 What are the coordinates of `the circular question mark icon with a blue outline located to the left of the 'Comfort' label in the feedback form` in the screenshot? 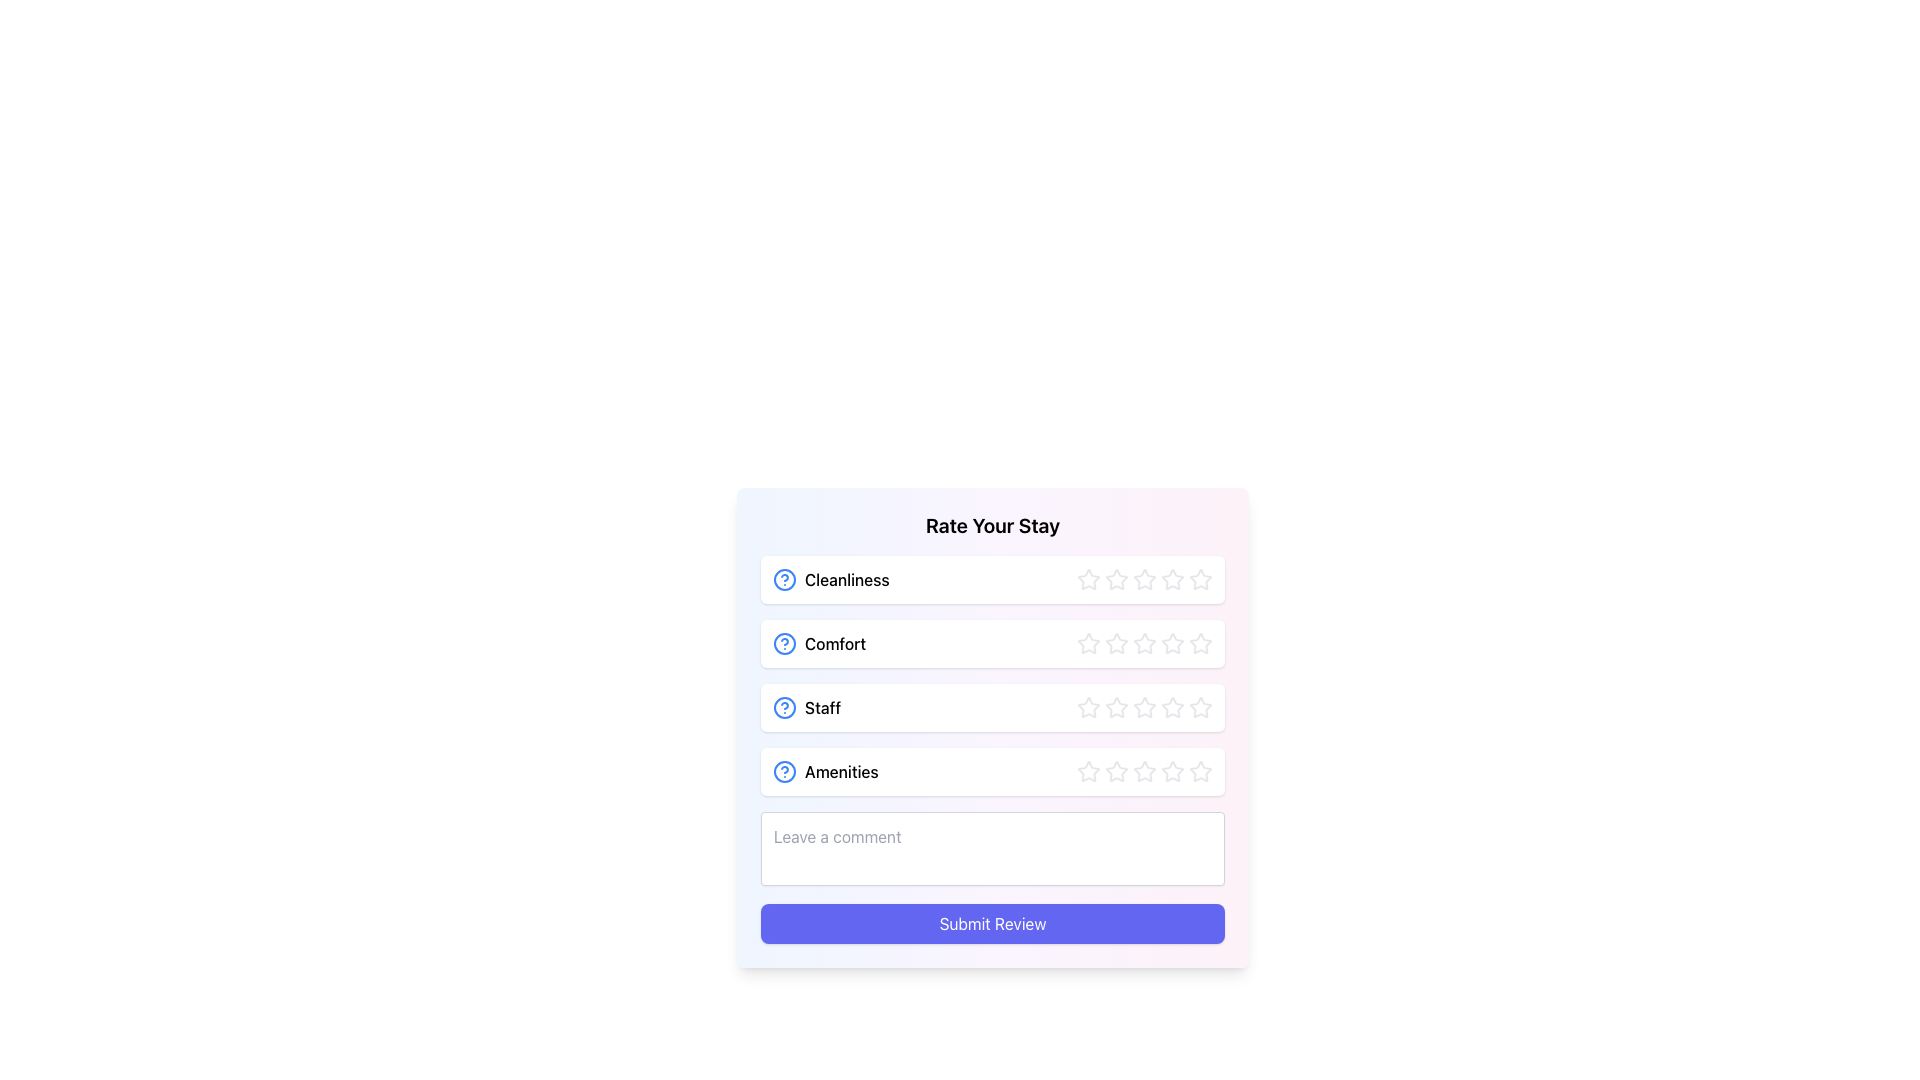 It's located at (784, 644).